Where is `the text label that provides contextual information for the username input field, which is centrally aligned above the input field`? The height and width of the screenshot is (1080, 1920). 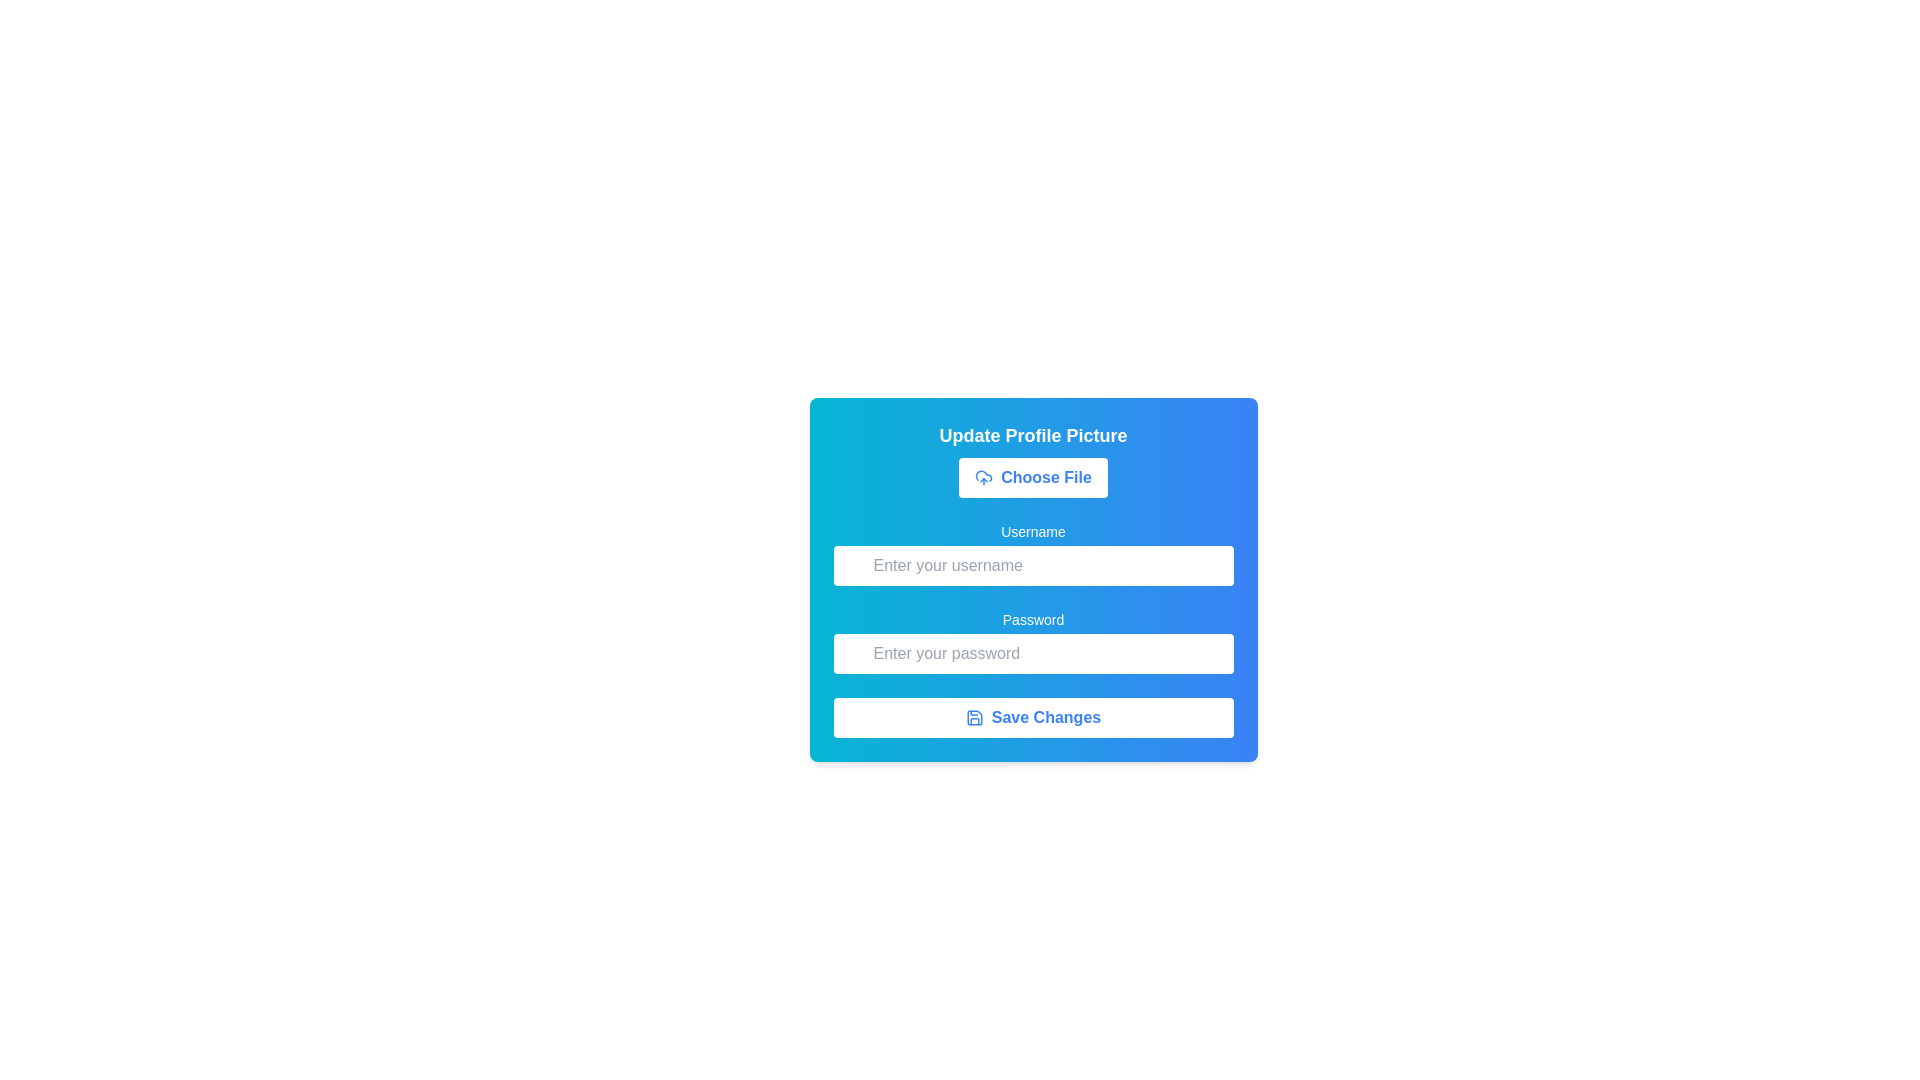
the text label that provides contextual information for the username input field, which is centrally aligned above the input field is located at coordinates (1033, 531).